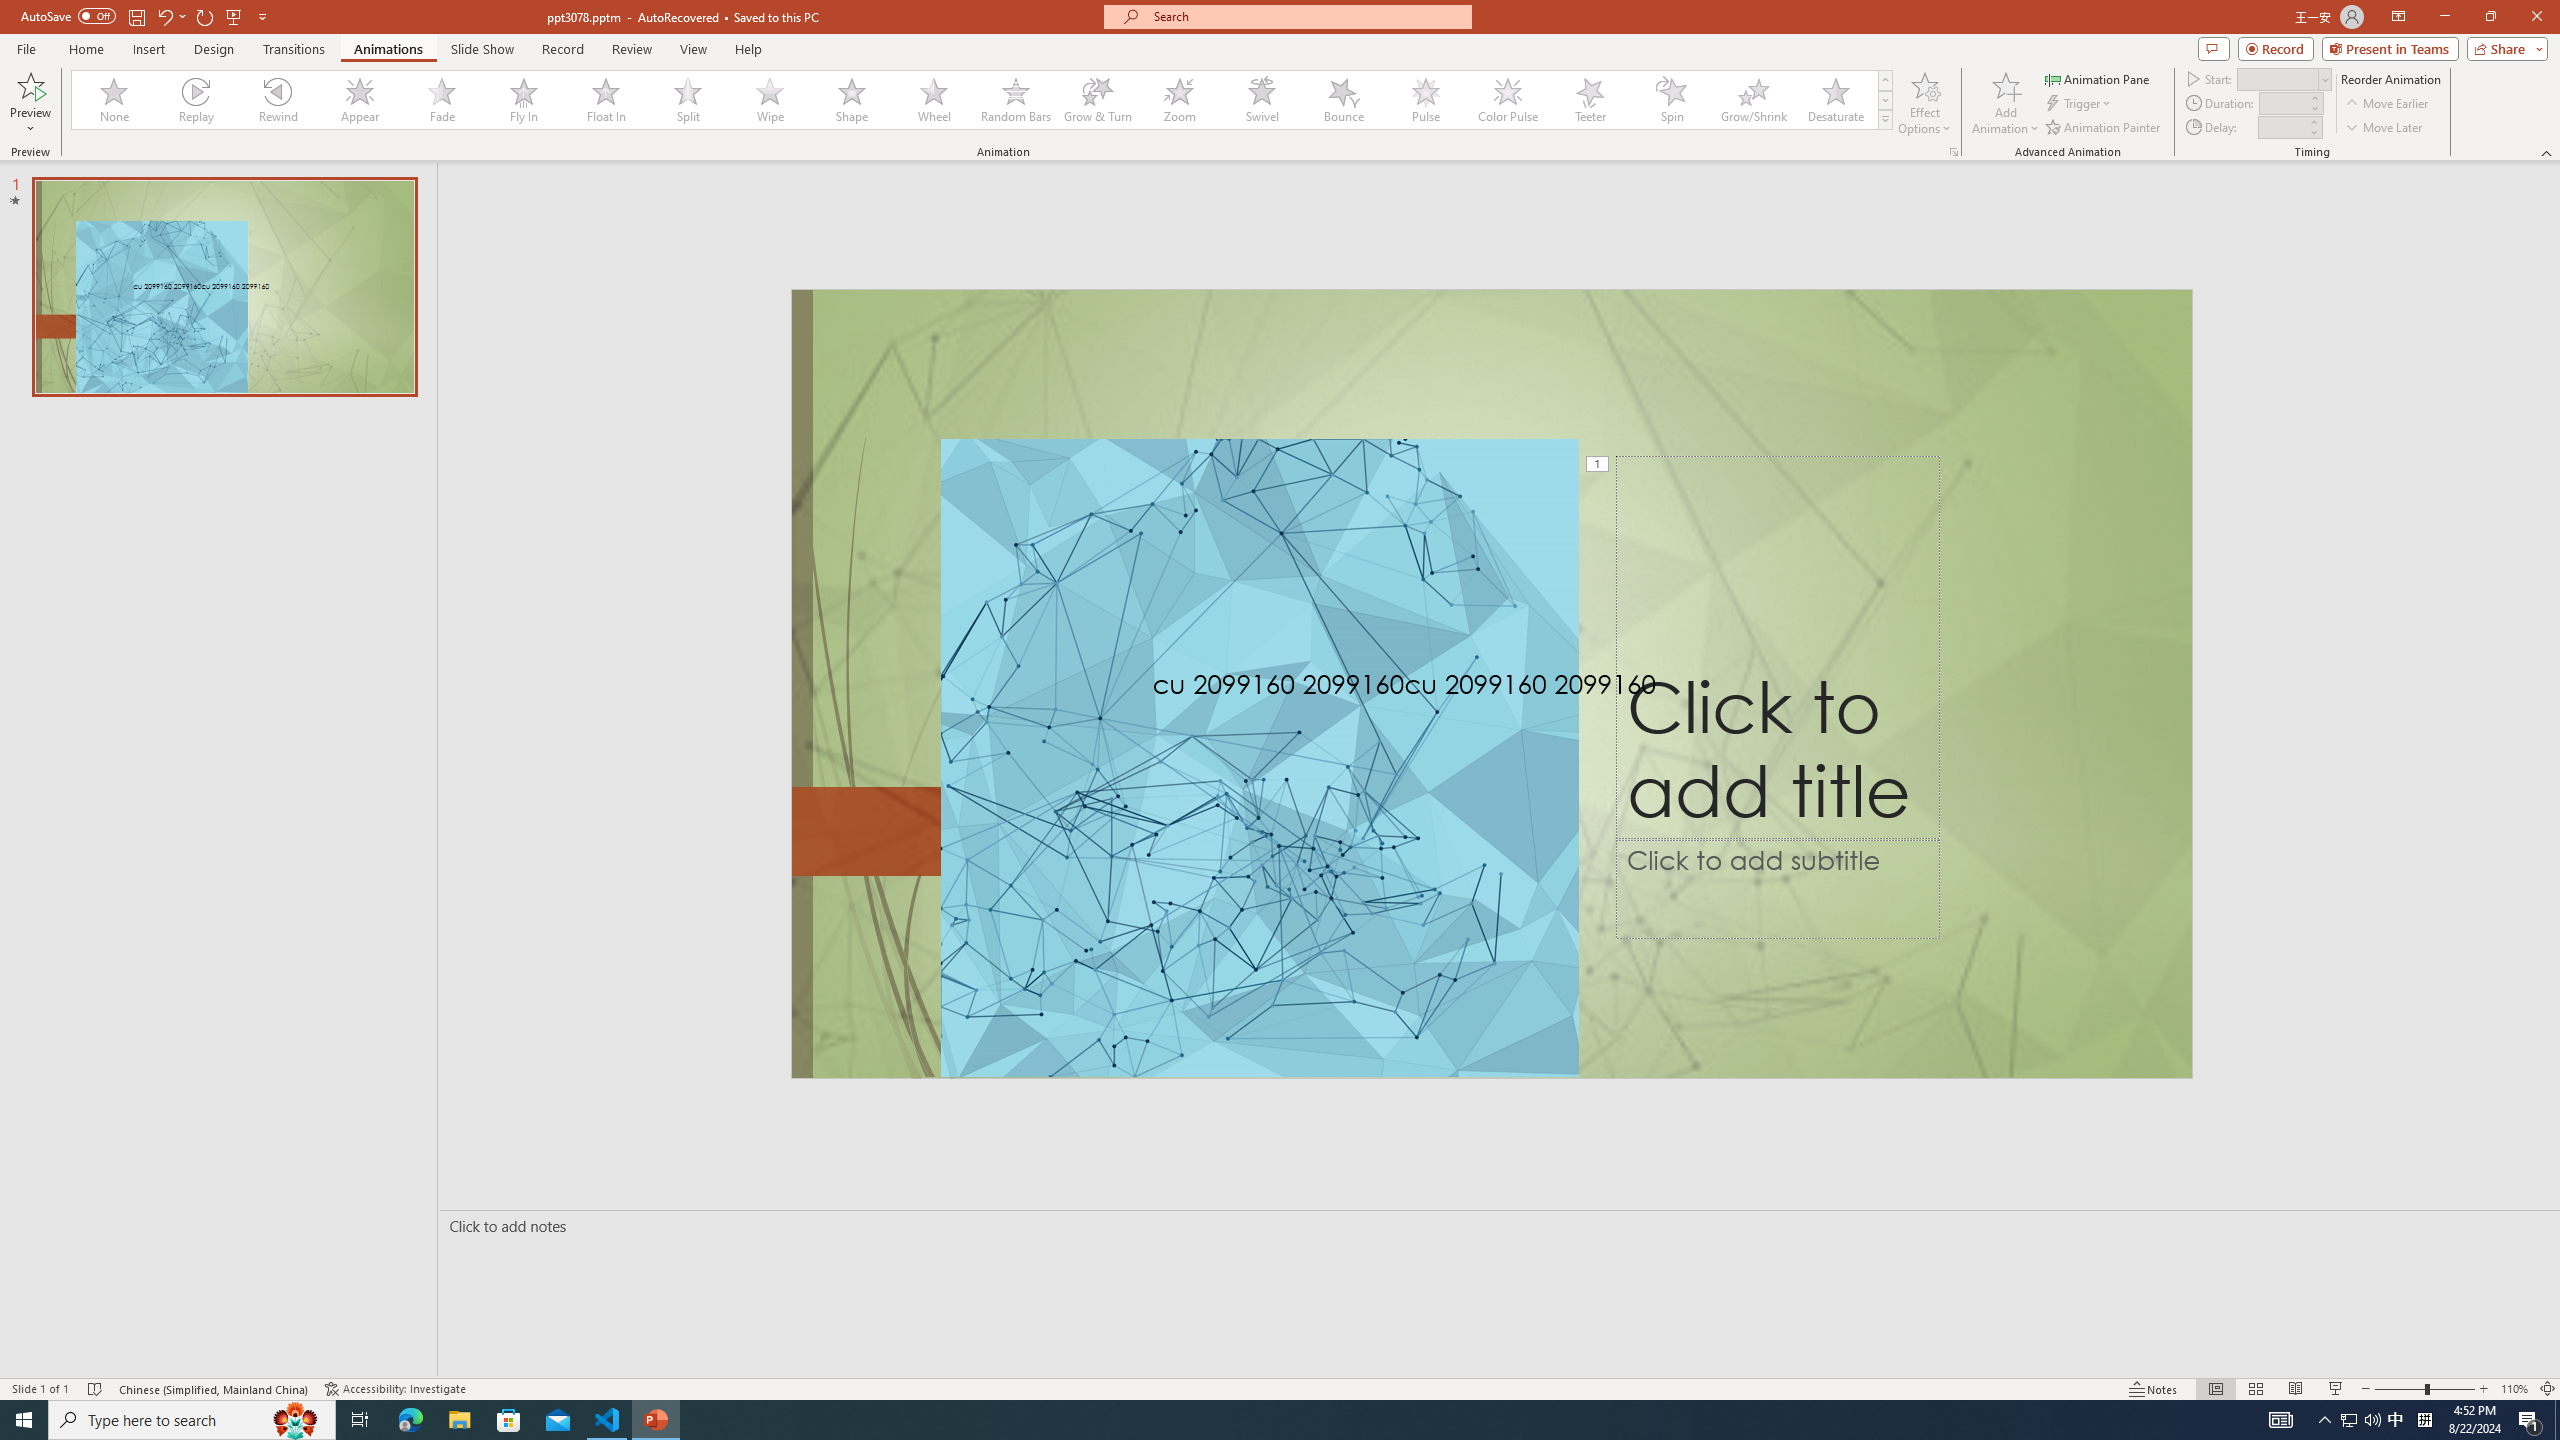  I want to click on 'Effect Options', so click(1924, 103).